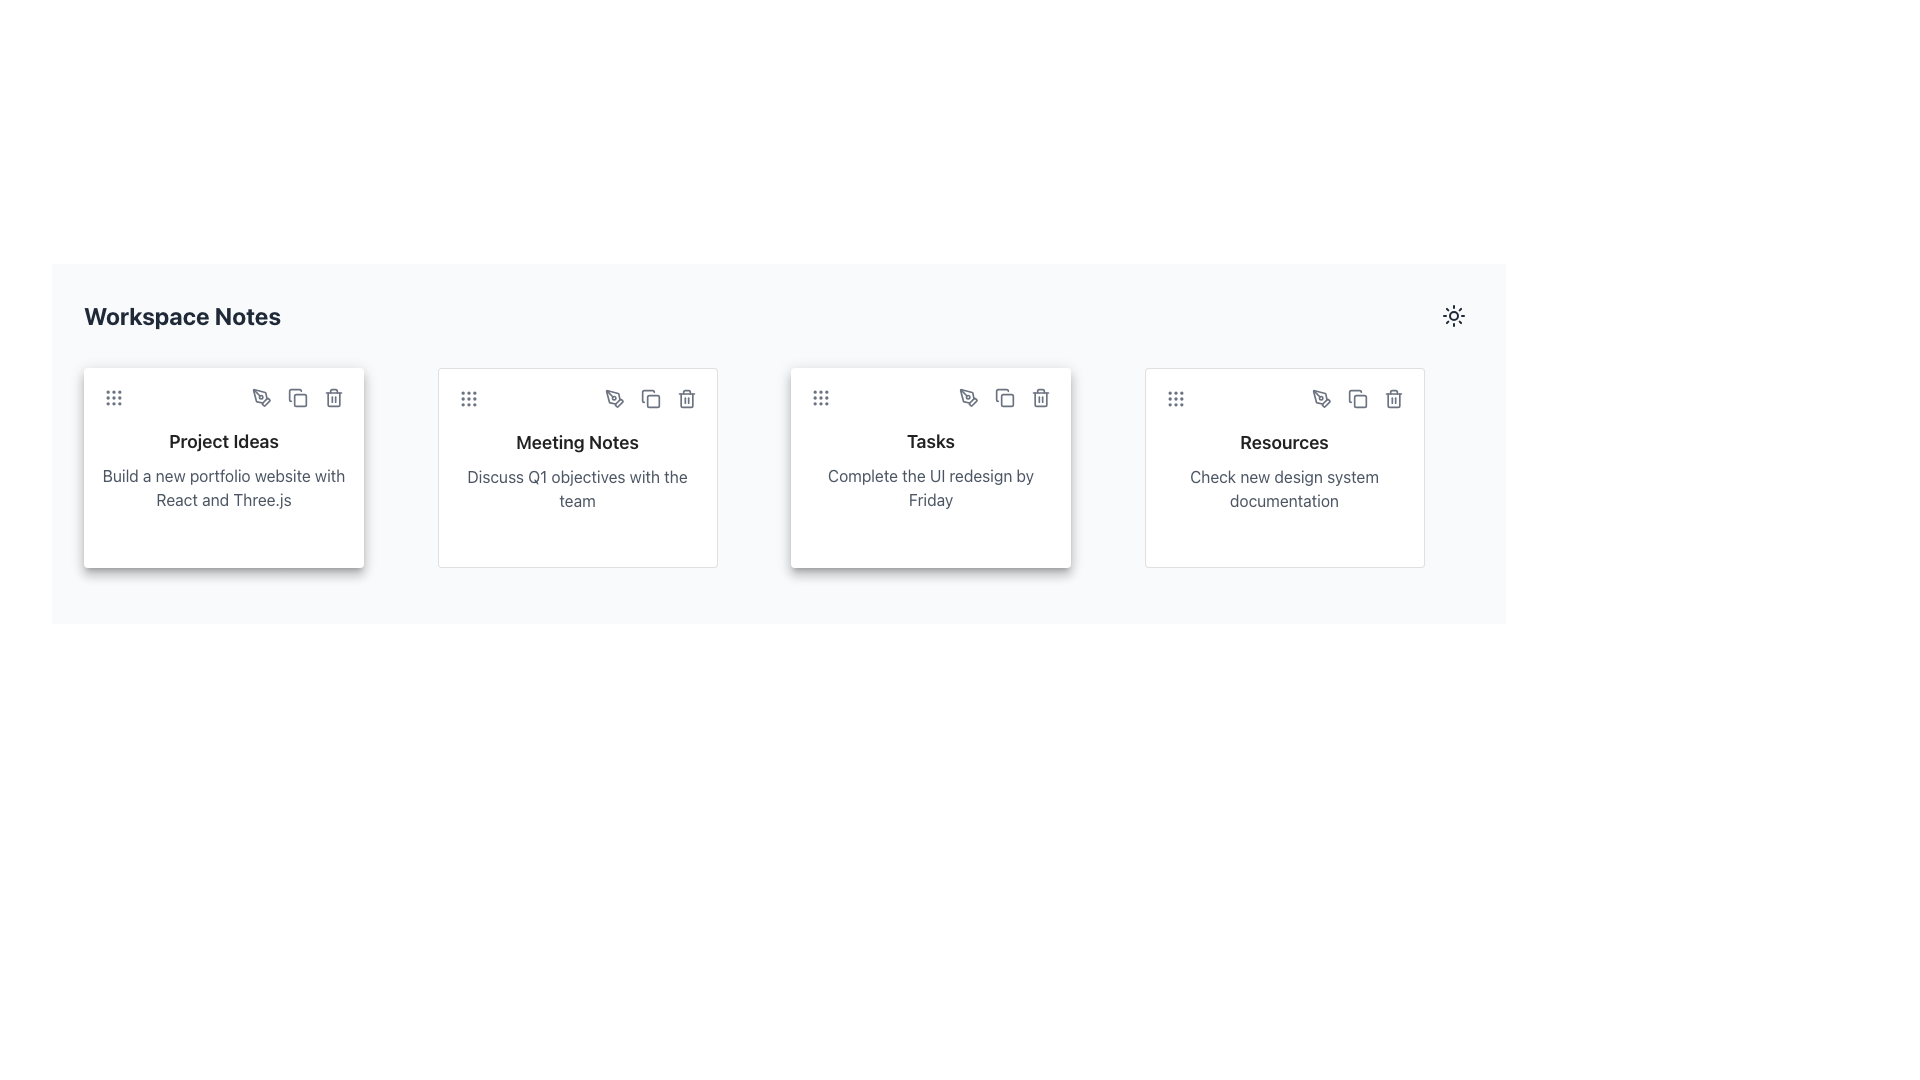 Image resolution: width=1920 pixels, height=1080 pixels. Describe the element at coordinates (650, 398) in the screenshot. I see `the 'Copy' icon button, the second interactive icon from the right in the control bar above the 'Meeting Notes' card` at that location.